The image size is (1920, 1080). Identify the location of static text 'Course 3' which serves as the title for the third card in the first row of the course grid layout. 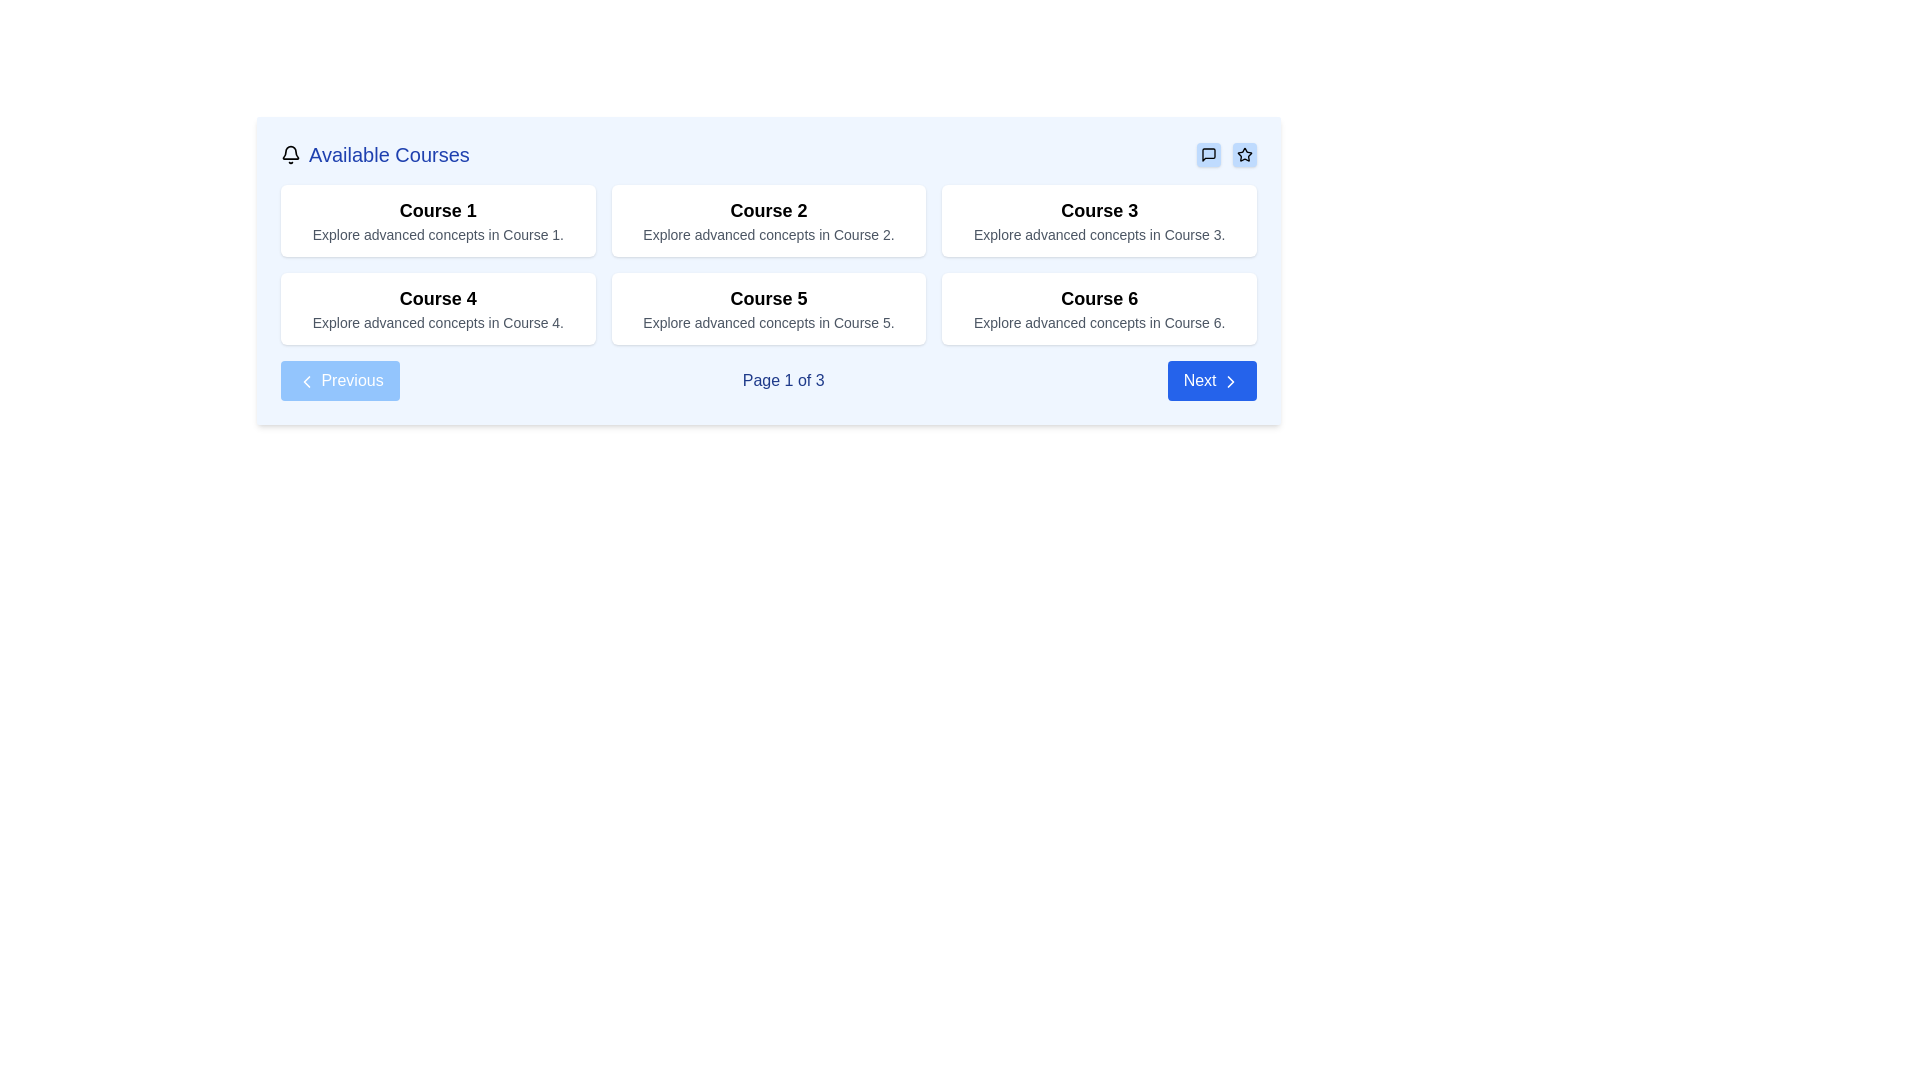
(1098, 211).